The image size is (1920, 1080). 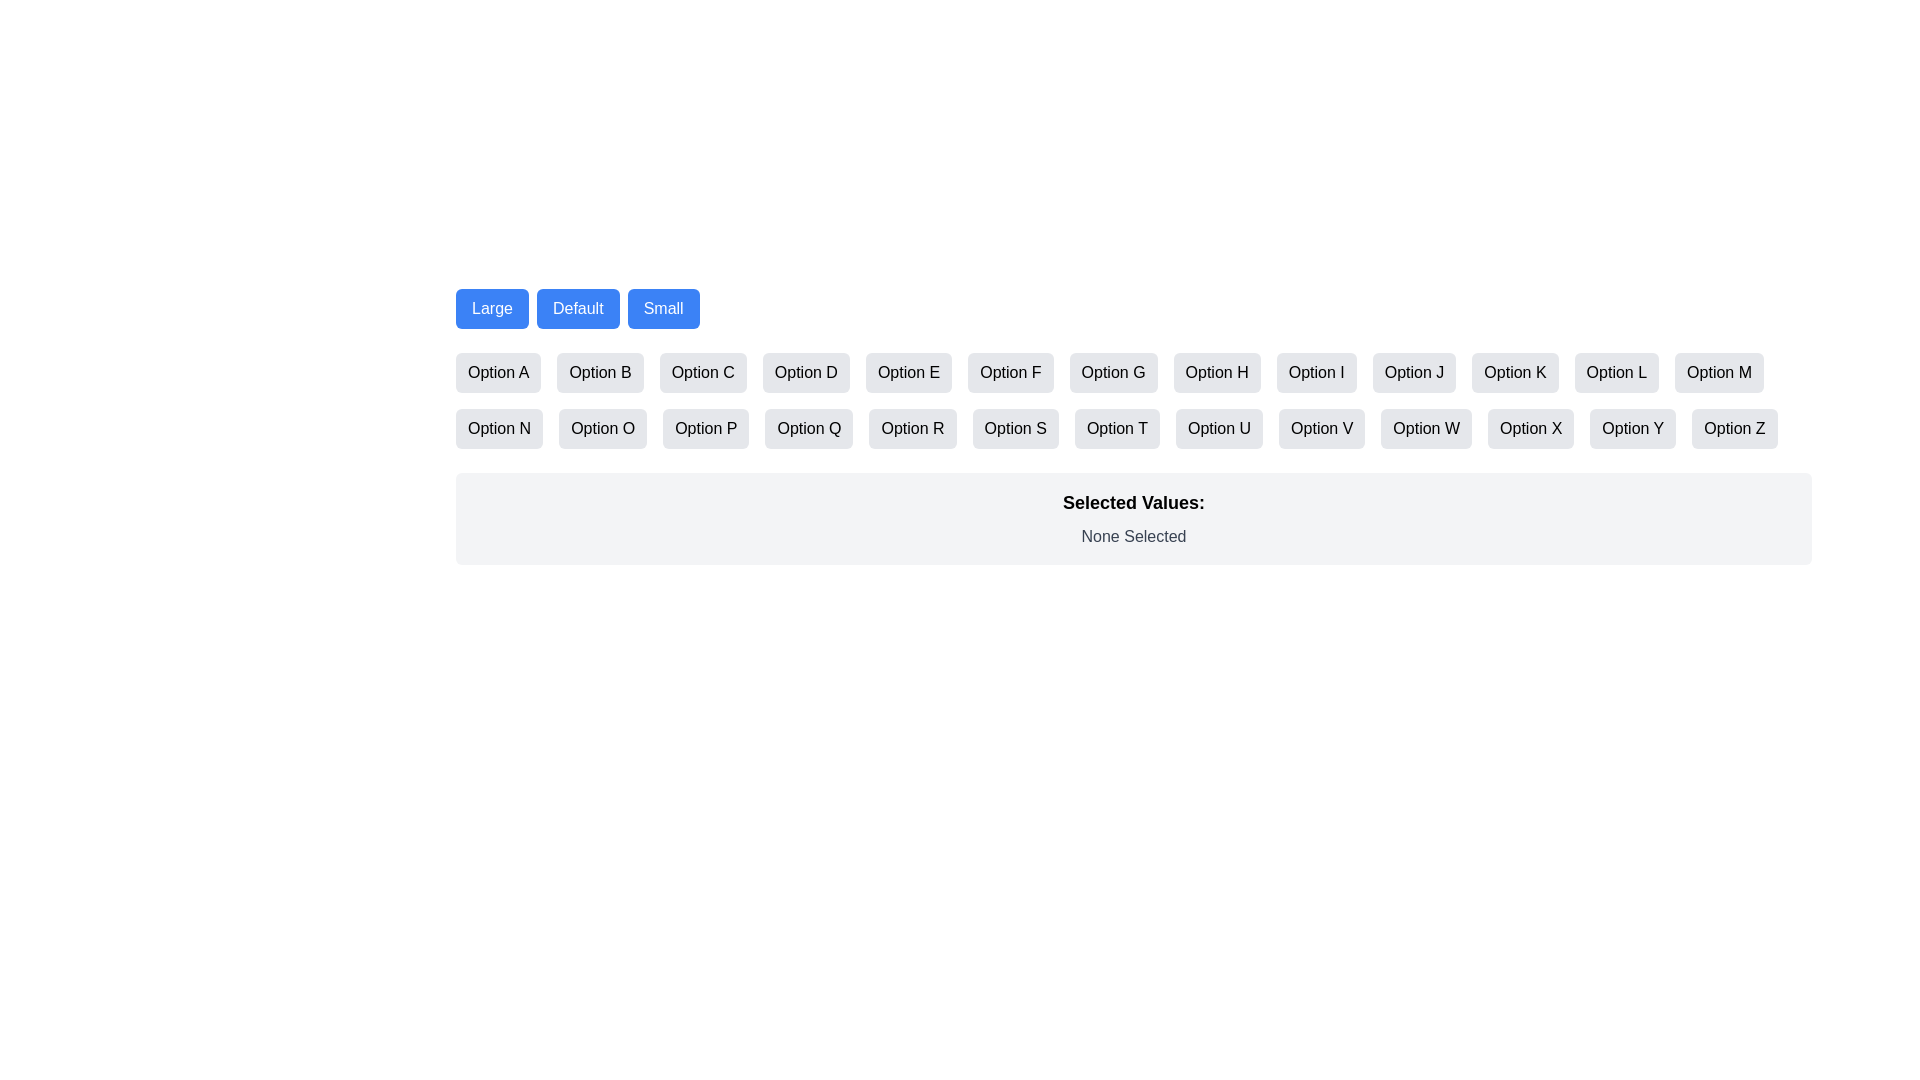 I want to click on the button labeled 'Option S', which is a rectangular button with rounded borders in a soft gray shade, so click(x=1015, y=427).